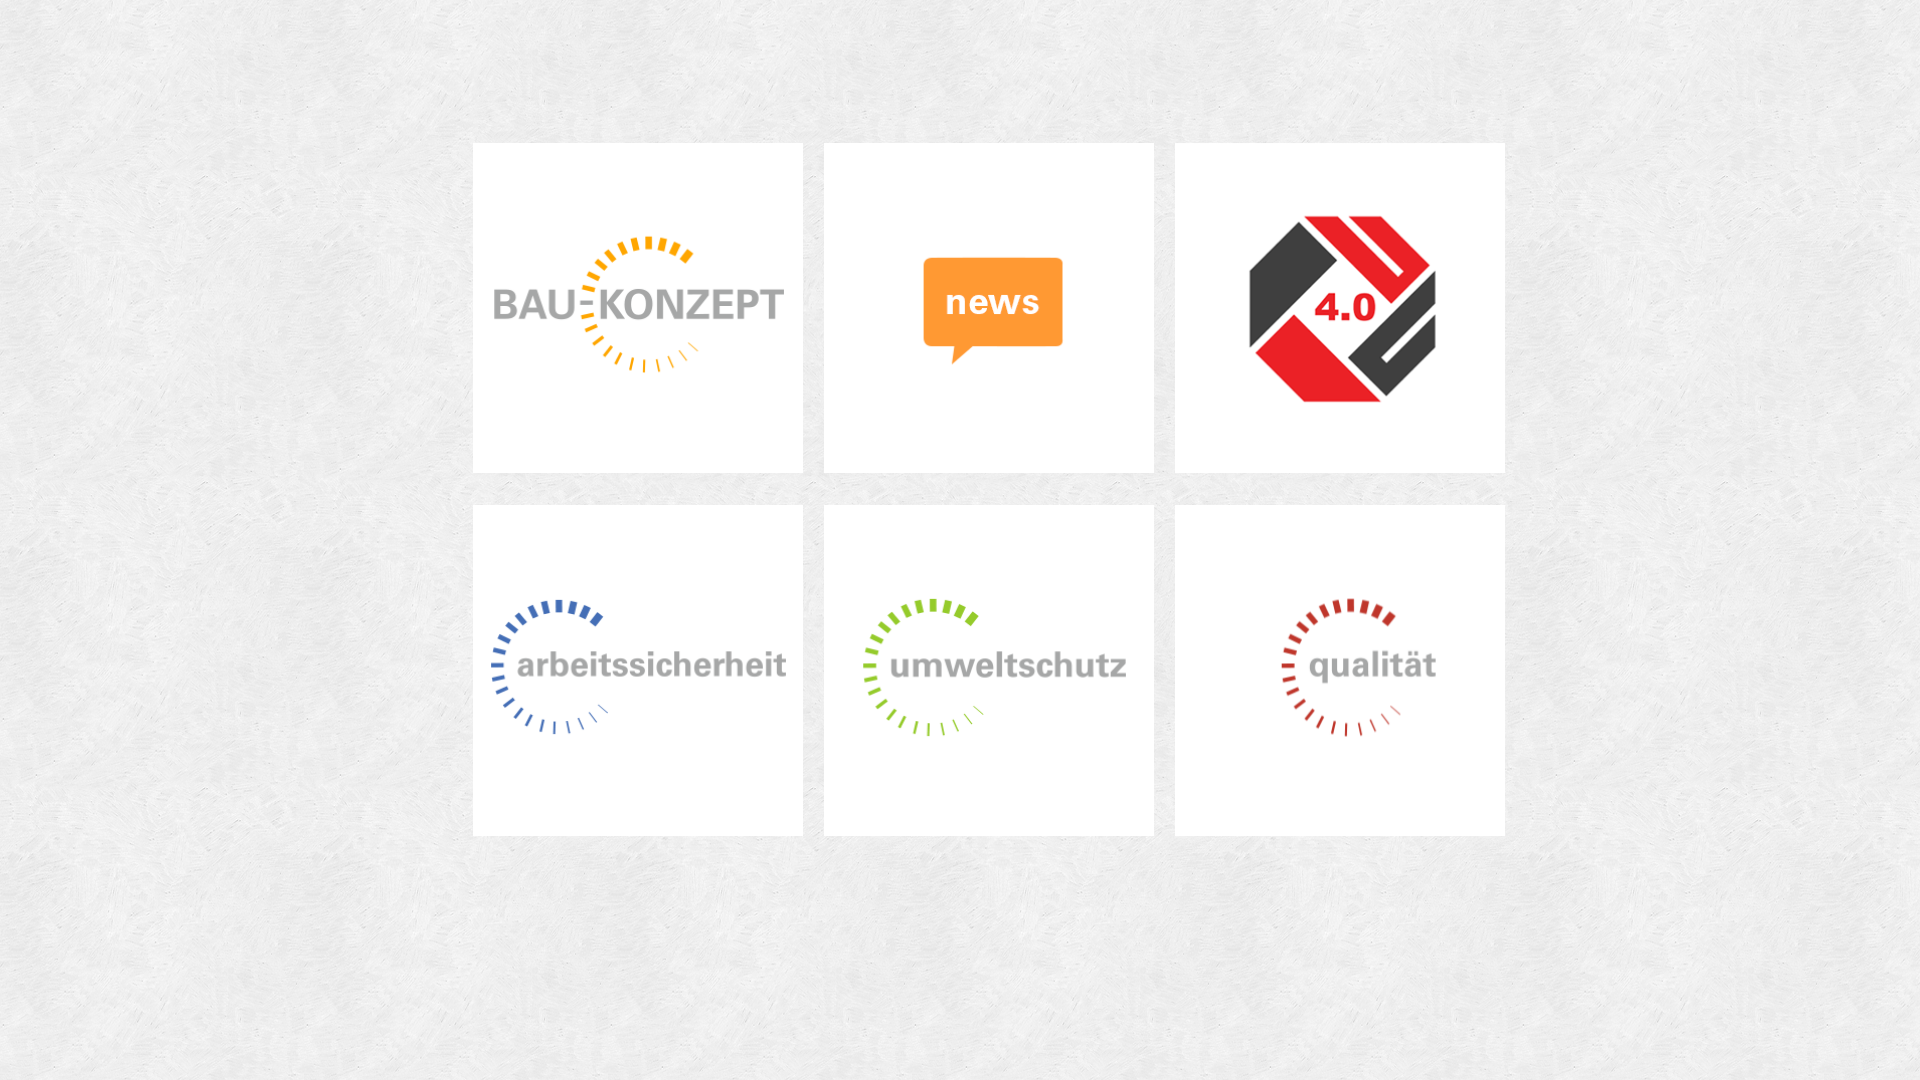 The image size is (1920, 1080). Describe the element at coordinates (1339, 307) in the screenshot. I see `'Zur swiss STRATEGIE Seite'` at that location.